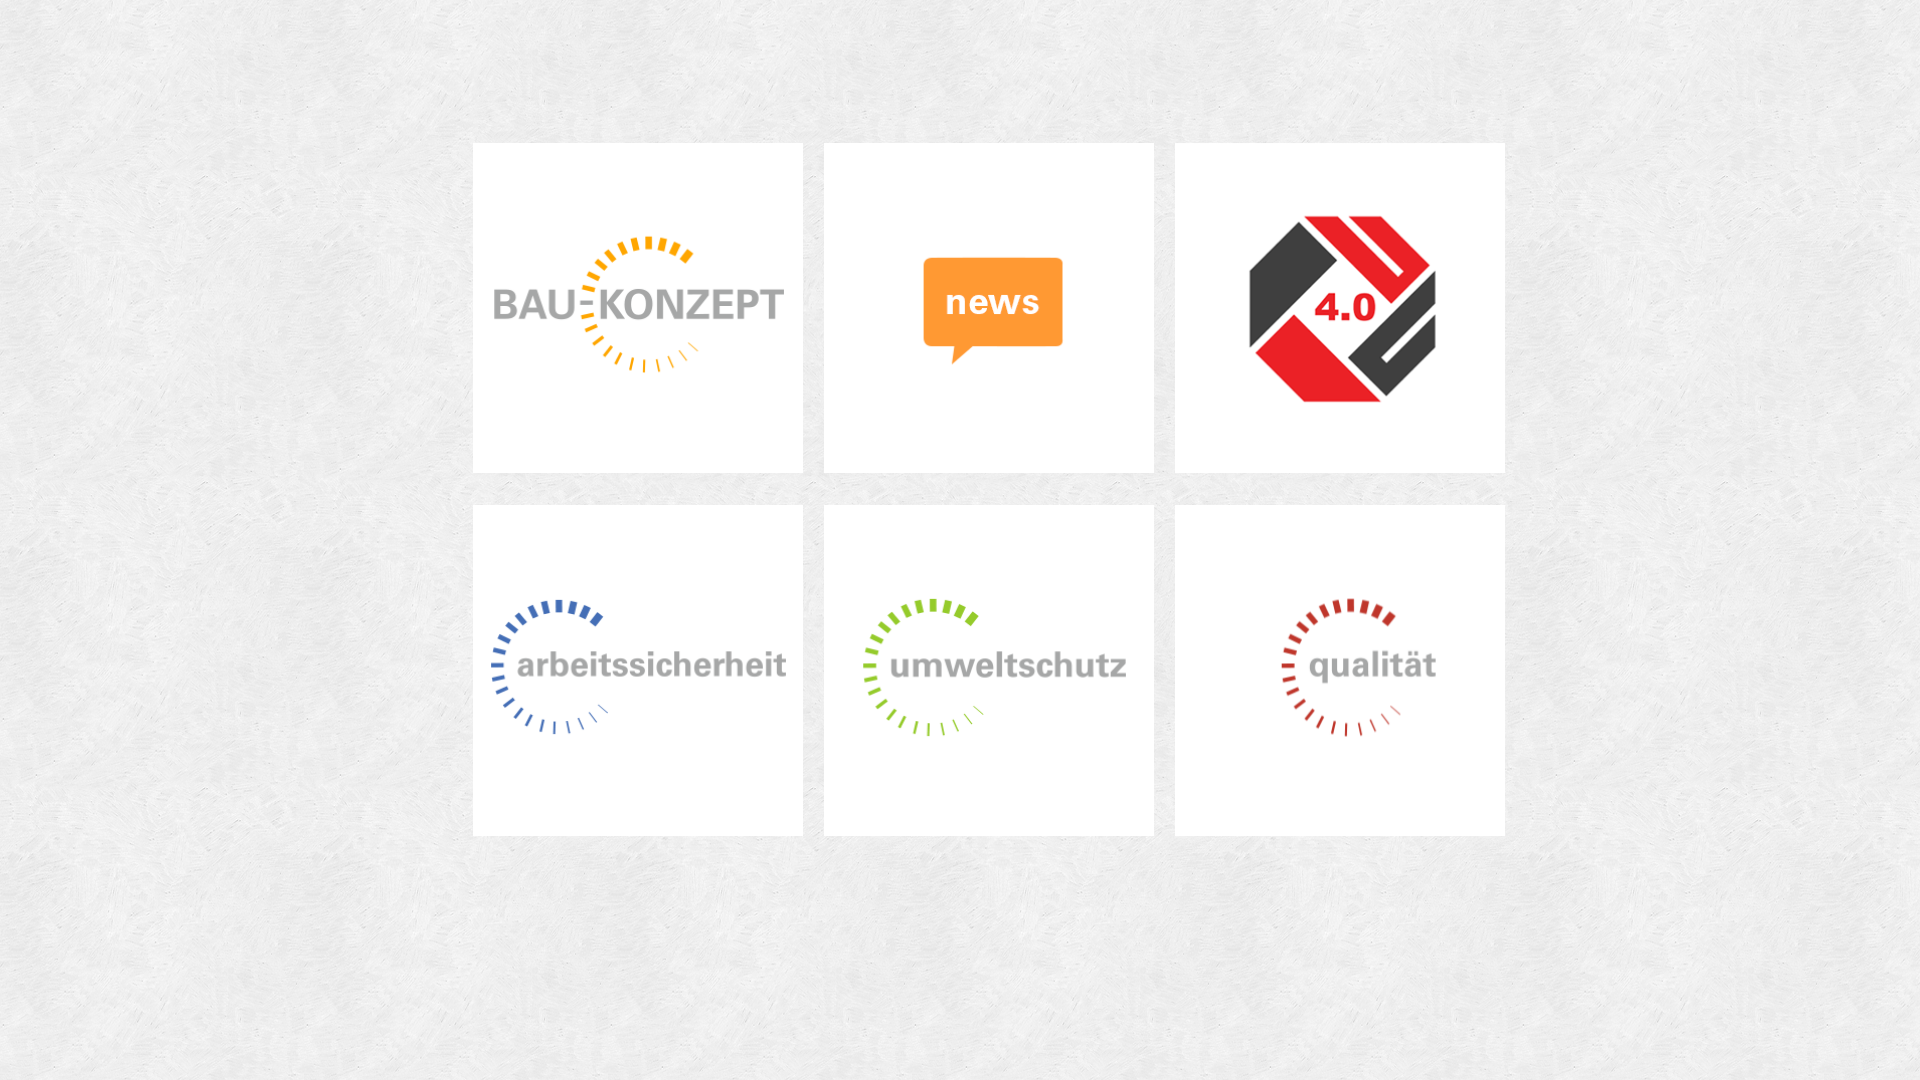 The image size is (1920, 1080). Describe the element at coordinates (1339, 307) in the screenshot. I see `'Zur swiss STRATEGIE Seite'` at that location.